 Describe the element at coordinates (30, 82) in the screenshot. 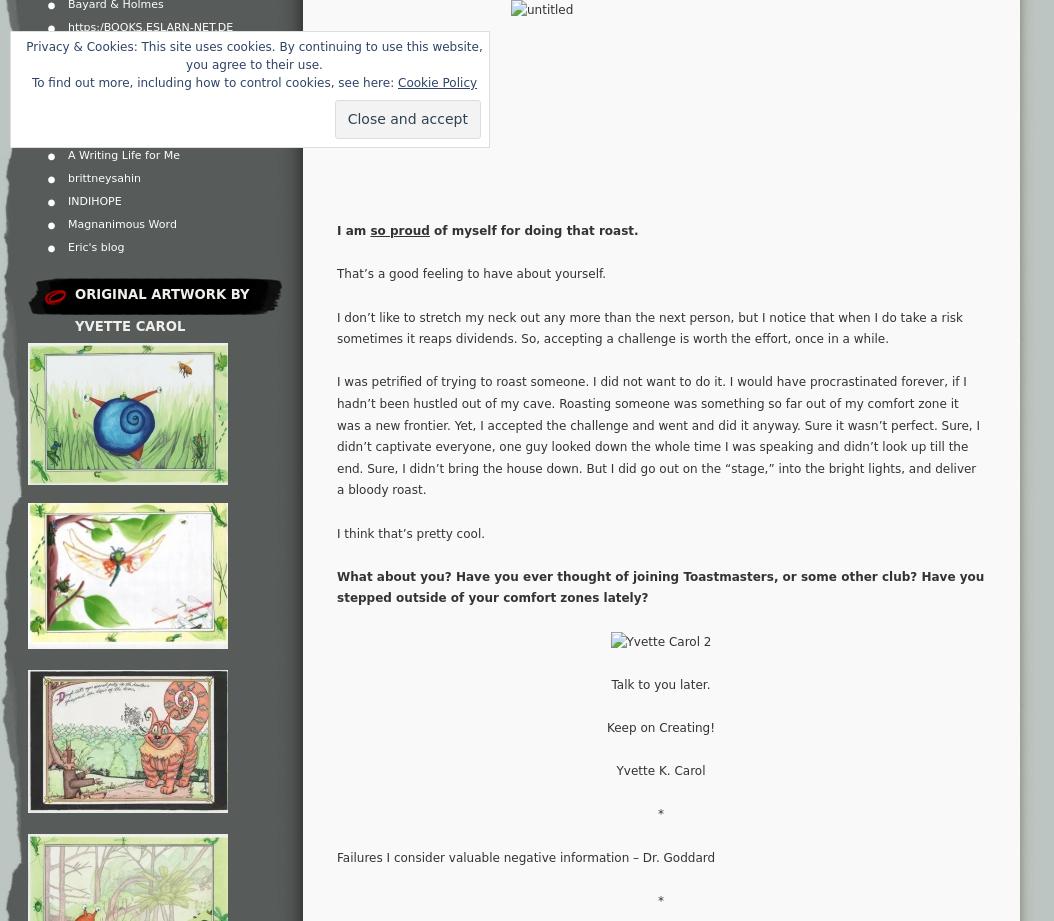

I see `'To find out more, including how to control cookies, see here:'` at that location.